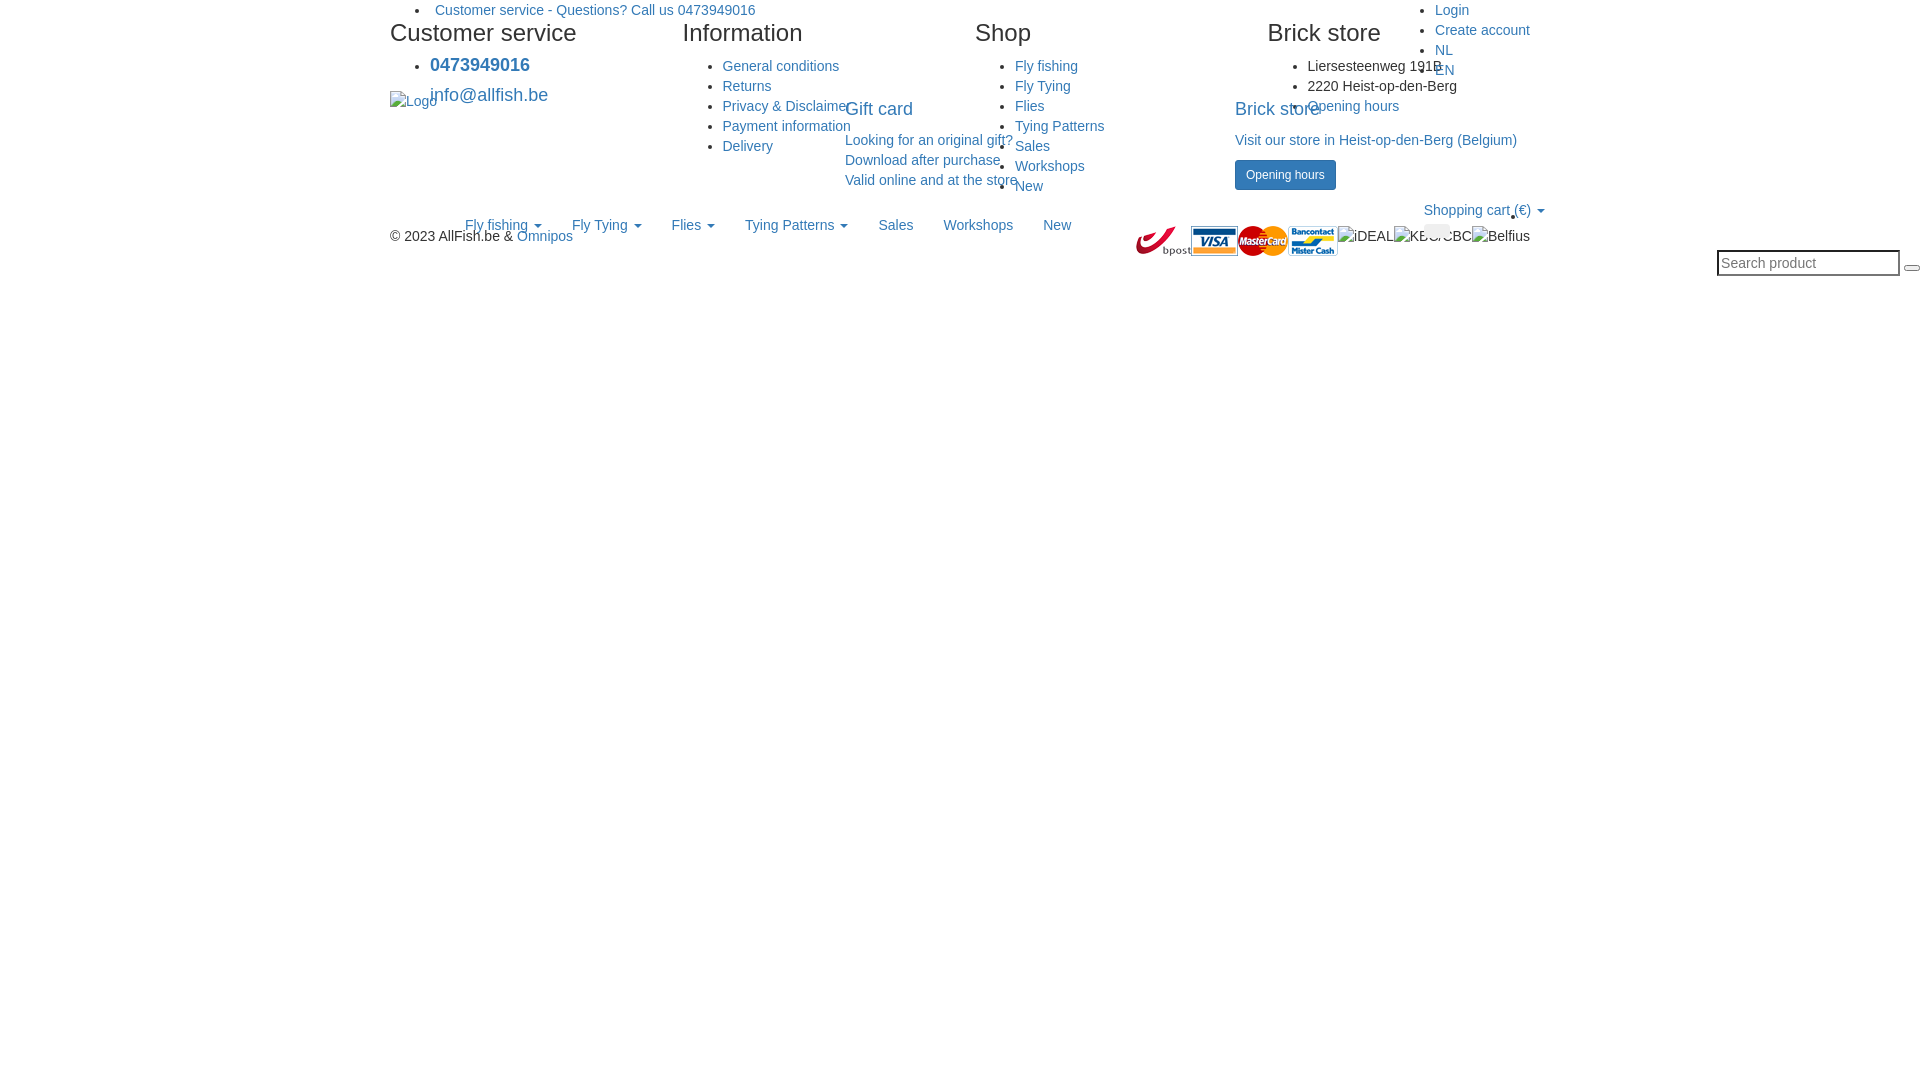 The width and height of the screenshot is (1920, 1080). I want to click on 'Tying Patterns', so click(795, 224).